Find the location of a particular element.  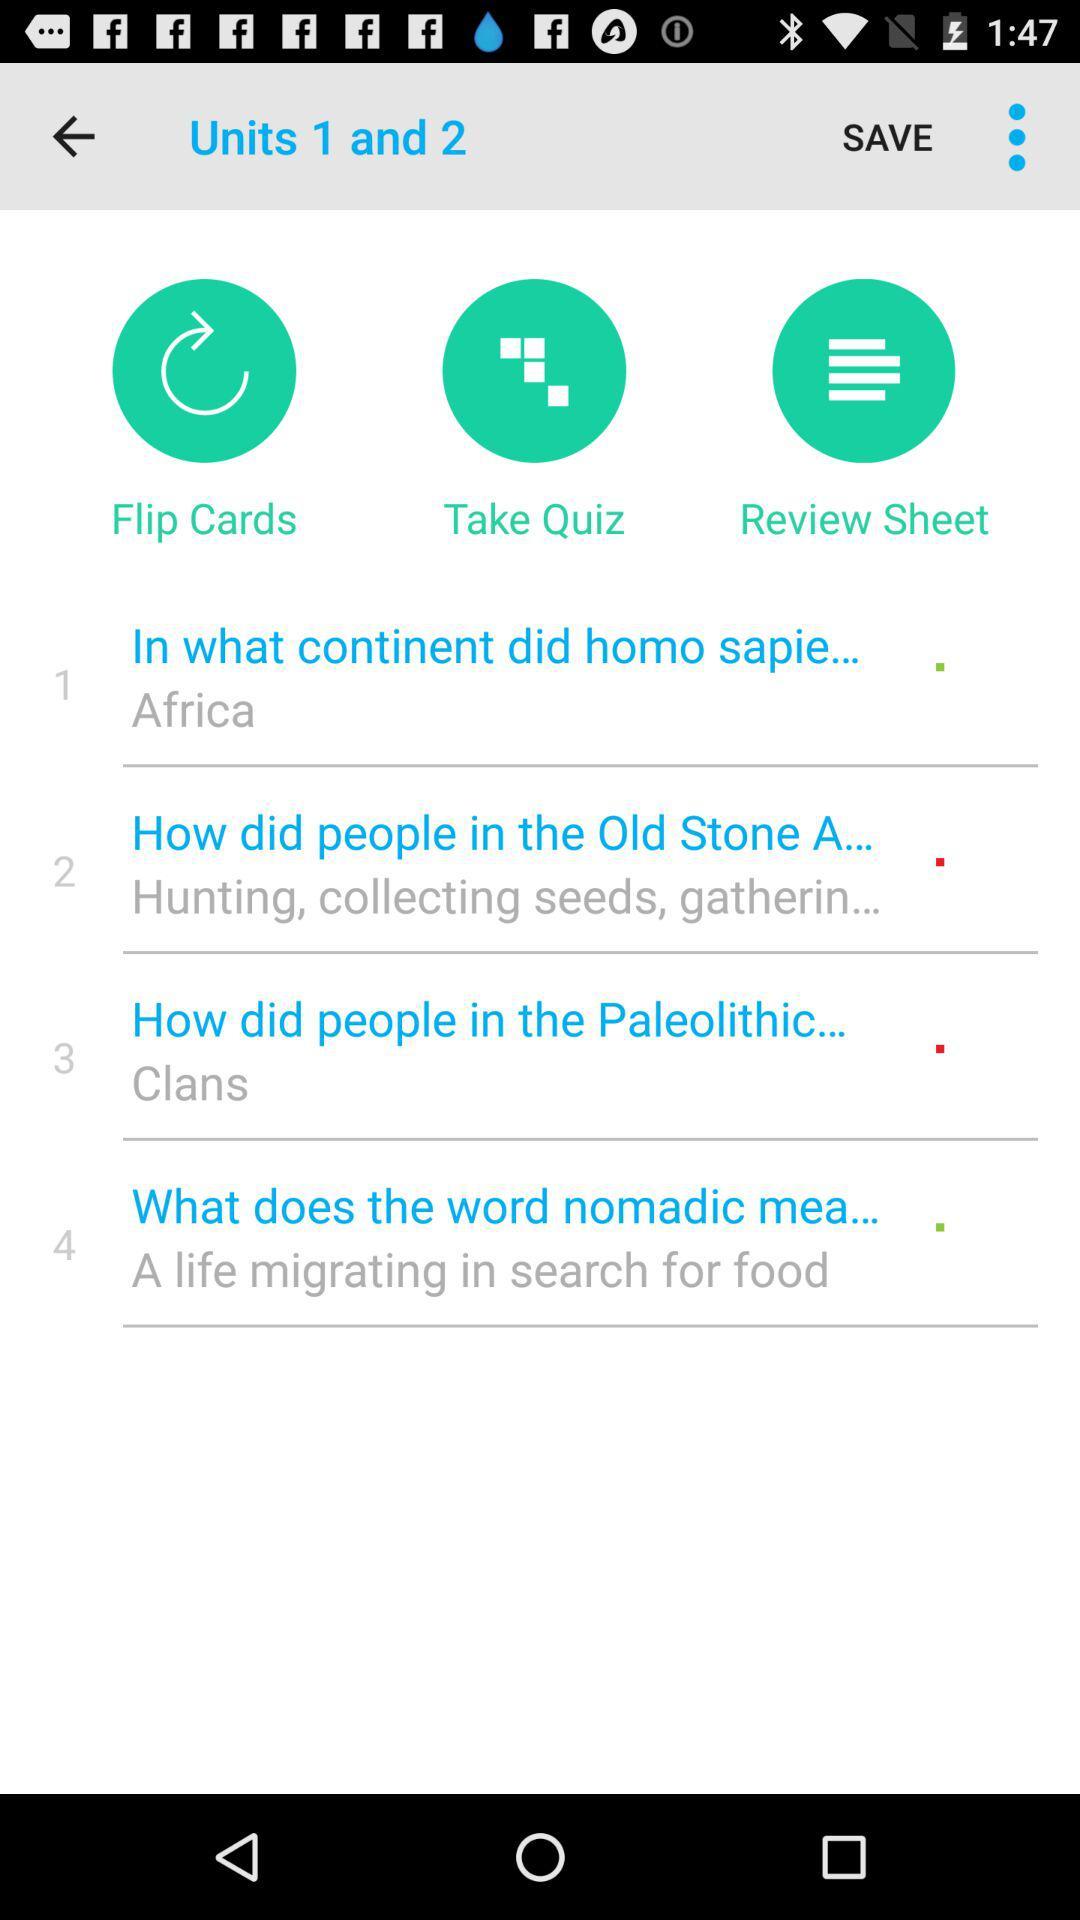

hunting collecting seeds icon is located at coordinates (505, 894).